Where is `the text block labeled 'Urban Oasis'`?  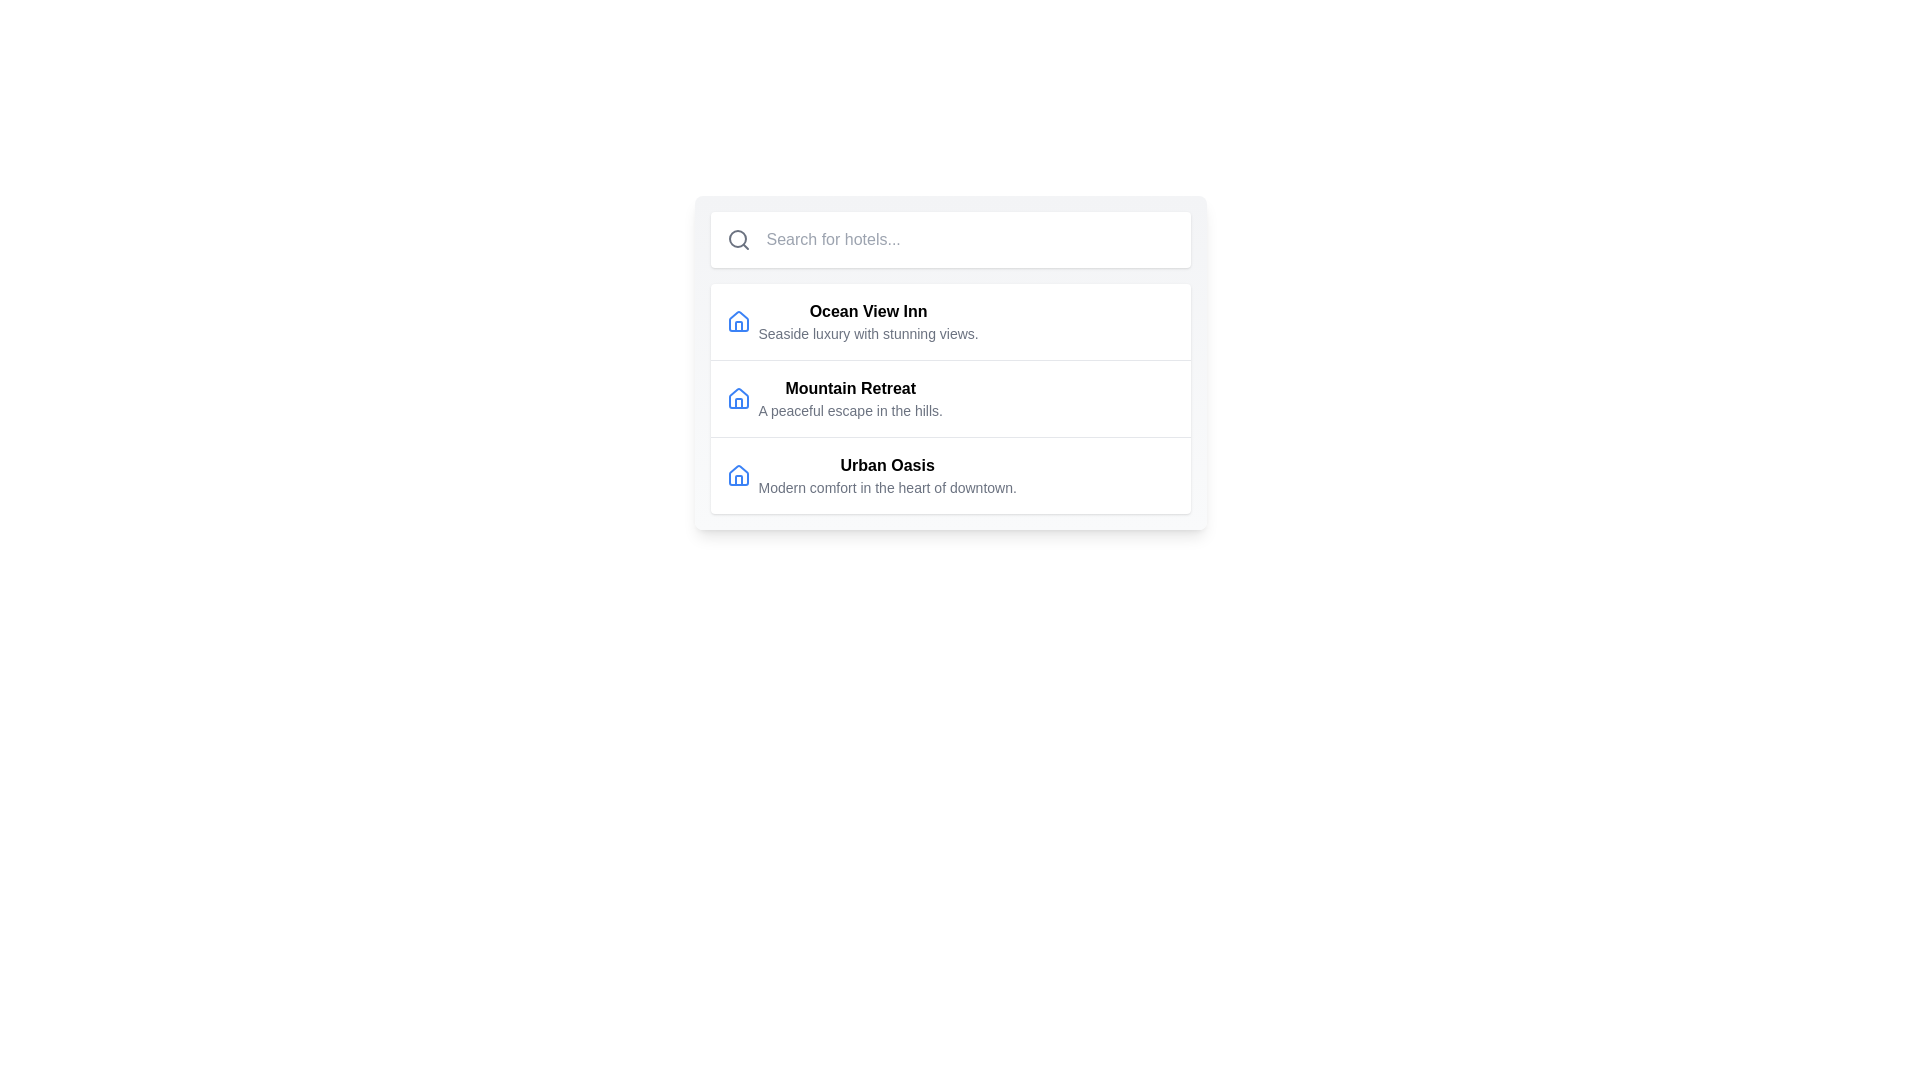 the text block labeled 'Urban Oasis' is located at coordinates (886, 475).